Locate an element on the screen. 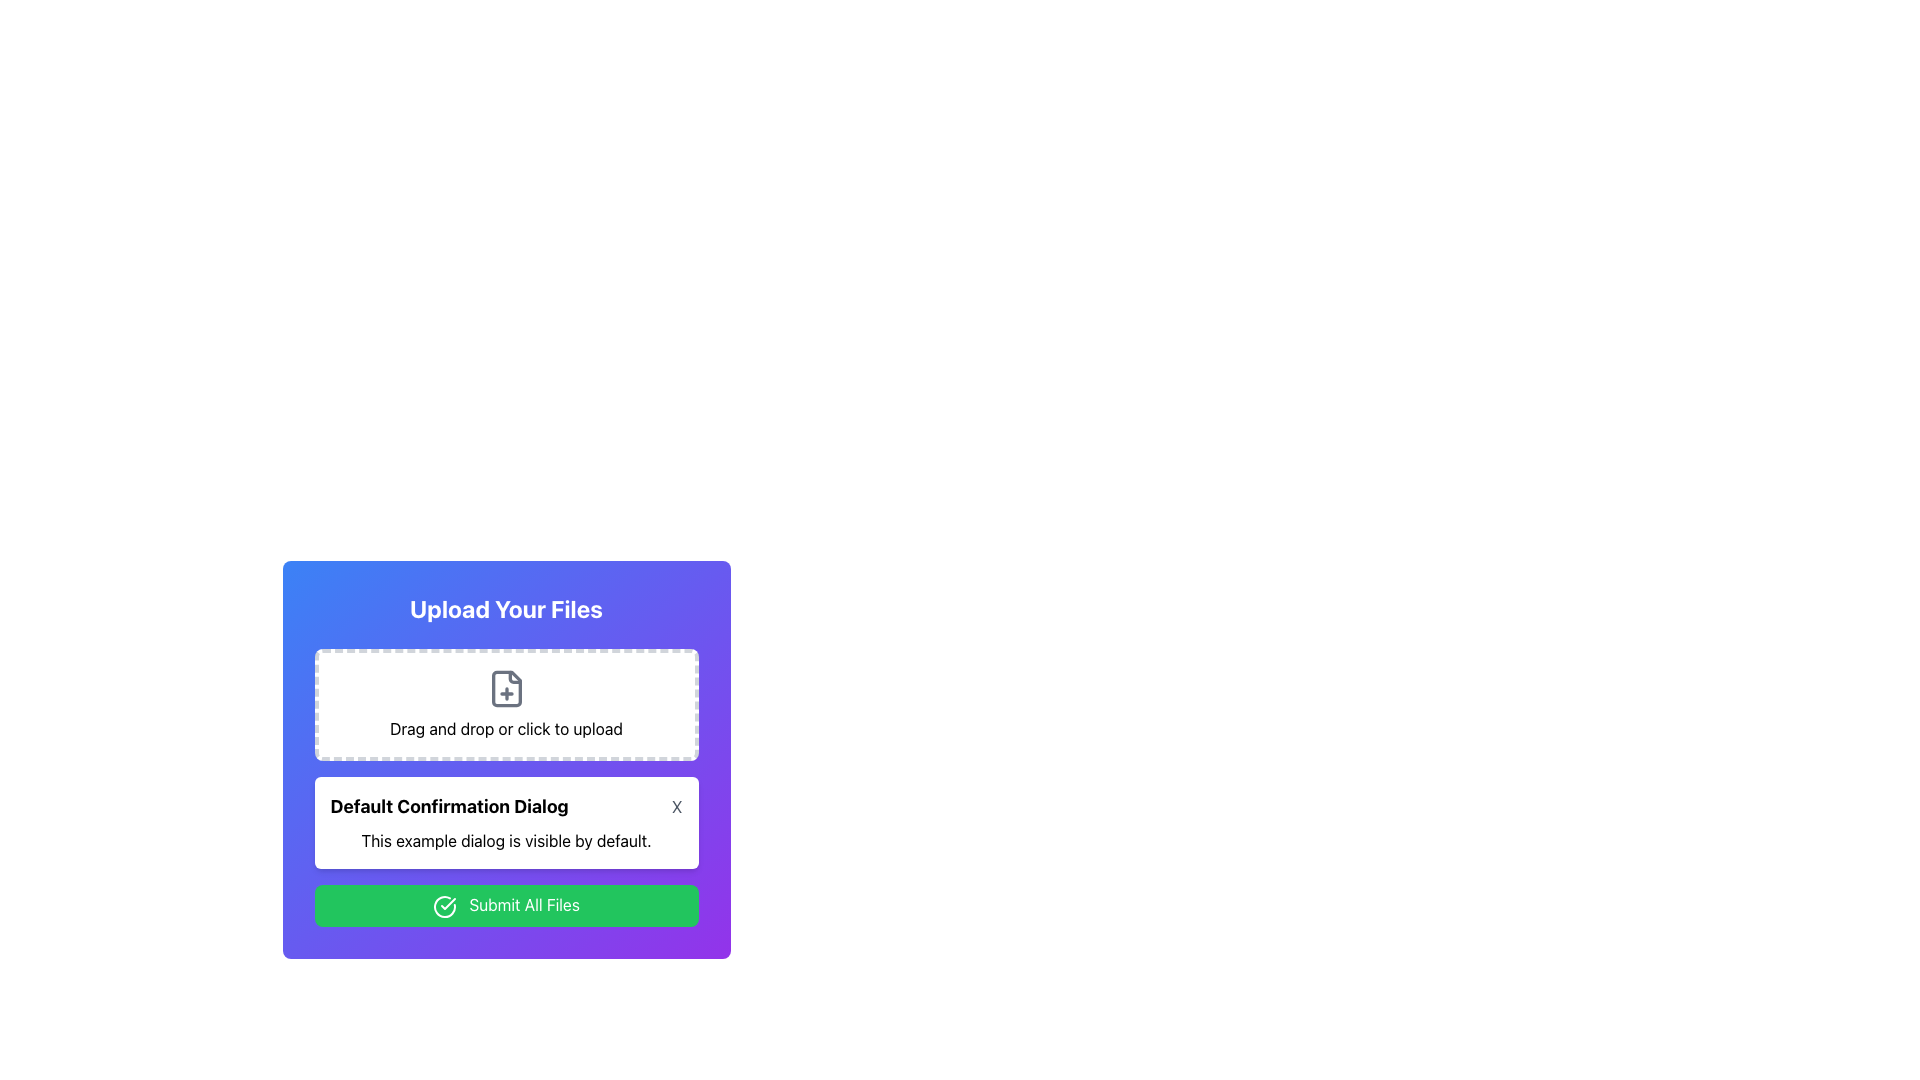 Image resolution: width=1920 pixels, height=1080 pixels. the Interactive file upload component in the 'Upload Your Files' dialog is located at coordinates (506, 704).